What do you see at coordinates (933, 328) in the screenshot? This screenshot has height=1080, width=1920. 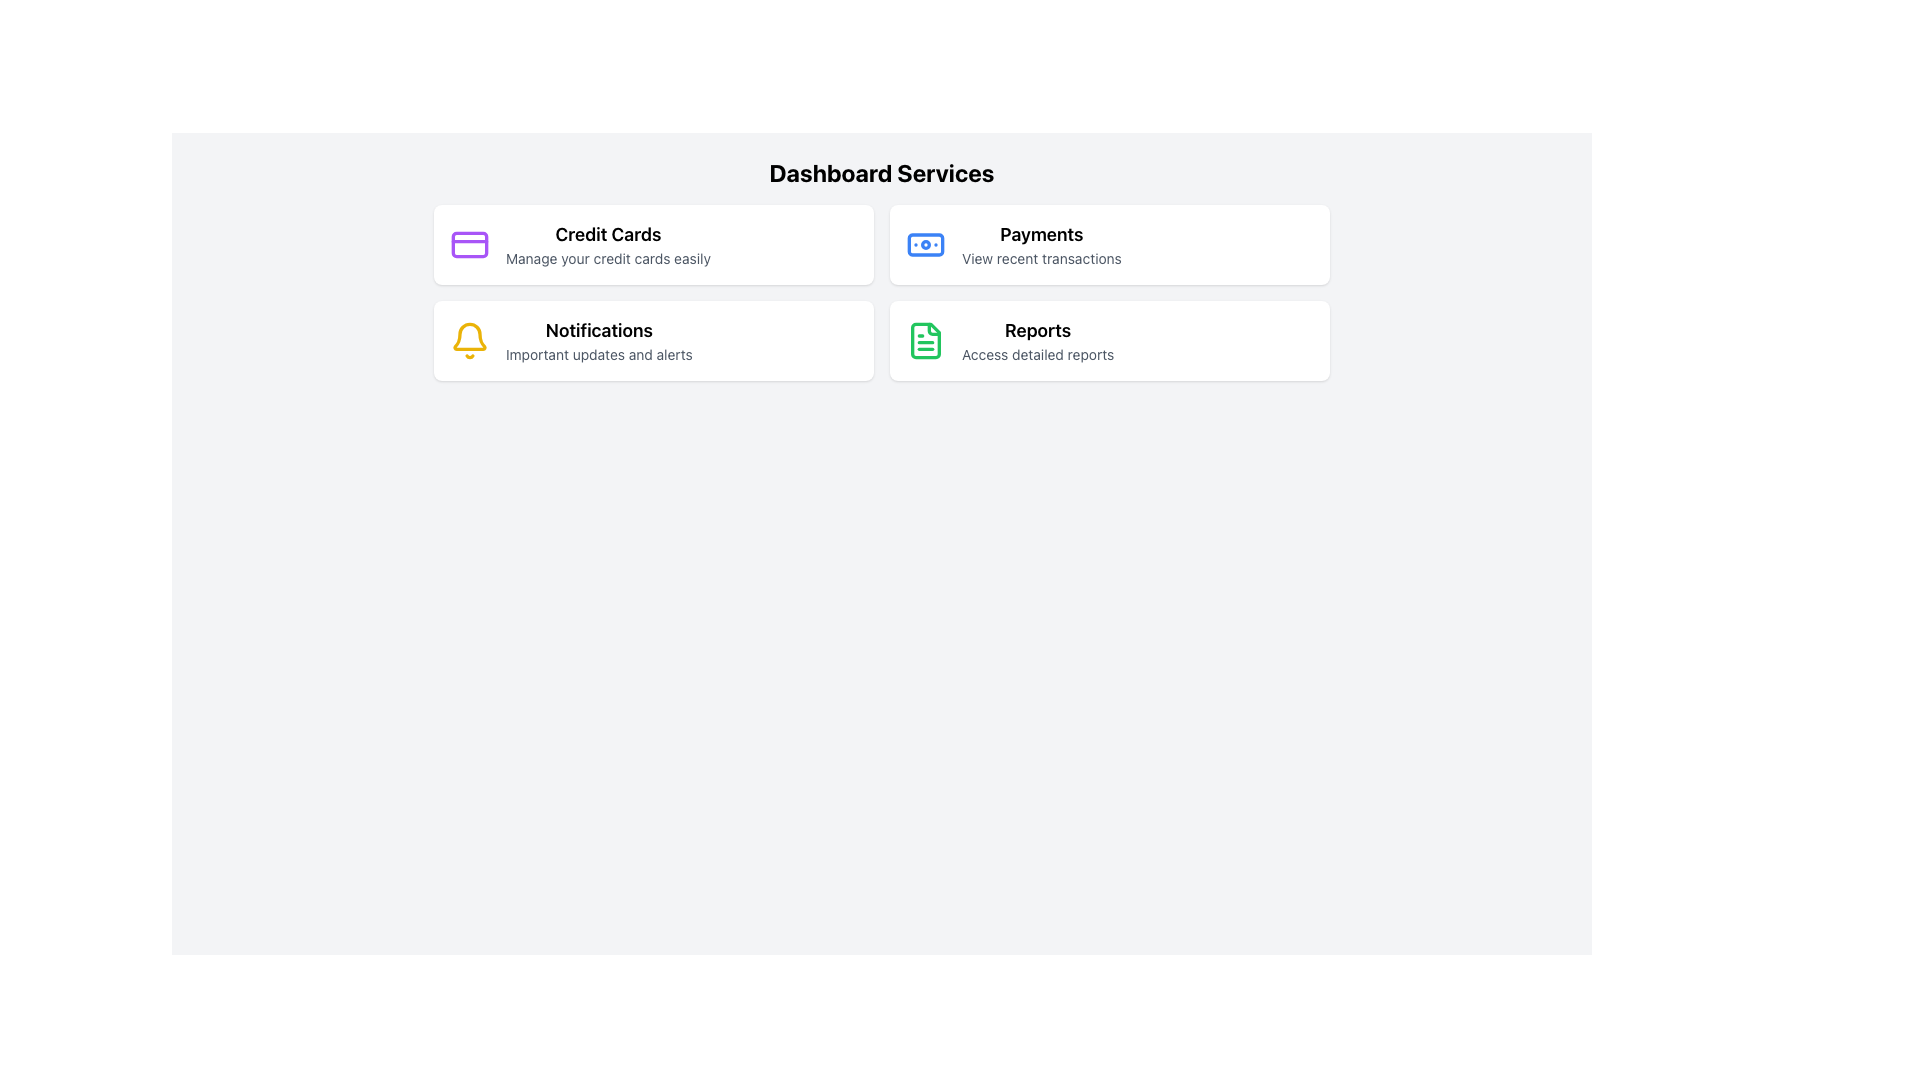 I see `the small graphical icon element resembling a file, located in the top-right segment of the Reports section's 2x2 grid layout` at bounding box center [933, 328].